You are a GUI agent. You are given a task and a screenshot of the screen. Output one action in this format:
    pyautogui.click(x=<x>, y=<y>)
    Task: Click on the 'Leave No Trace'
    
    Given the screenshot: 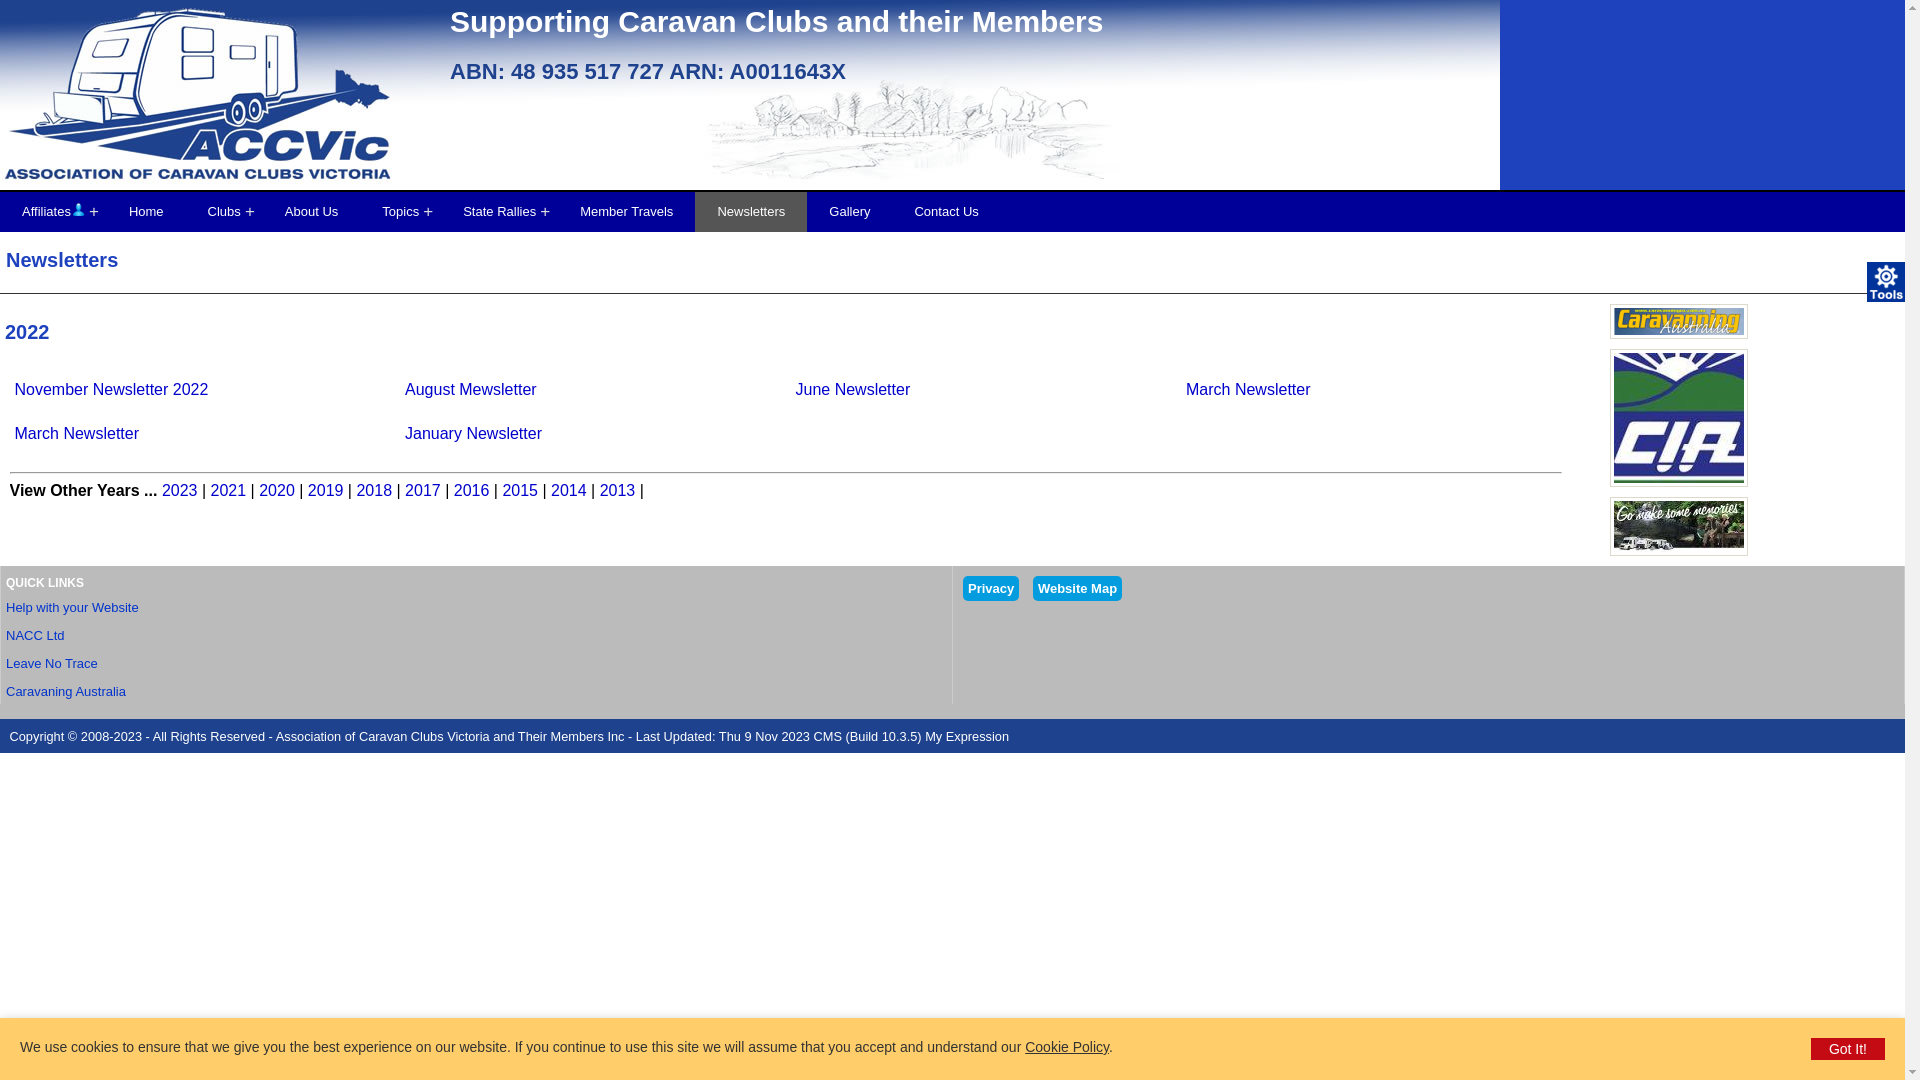 What is the action you would take?
    pyautogui.click(x=52, y=663)
    